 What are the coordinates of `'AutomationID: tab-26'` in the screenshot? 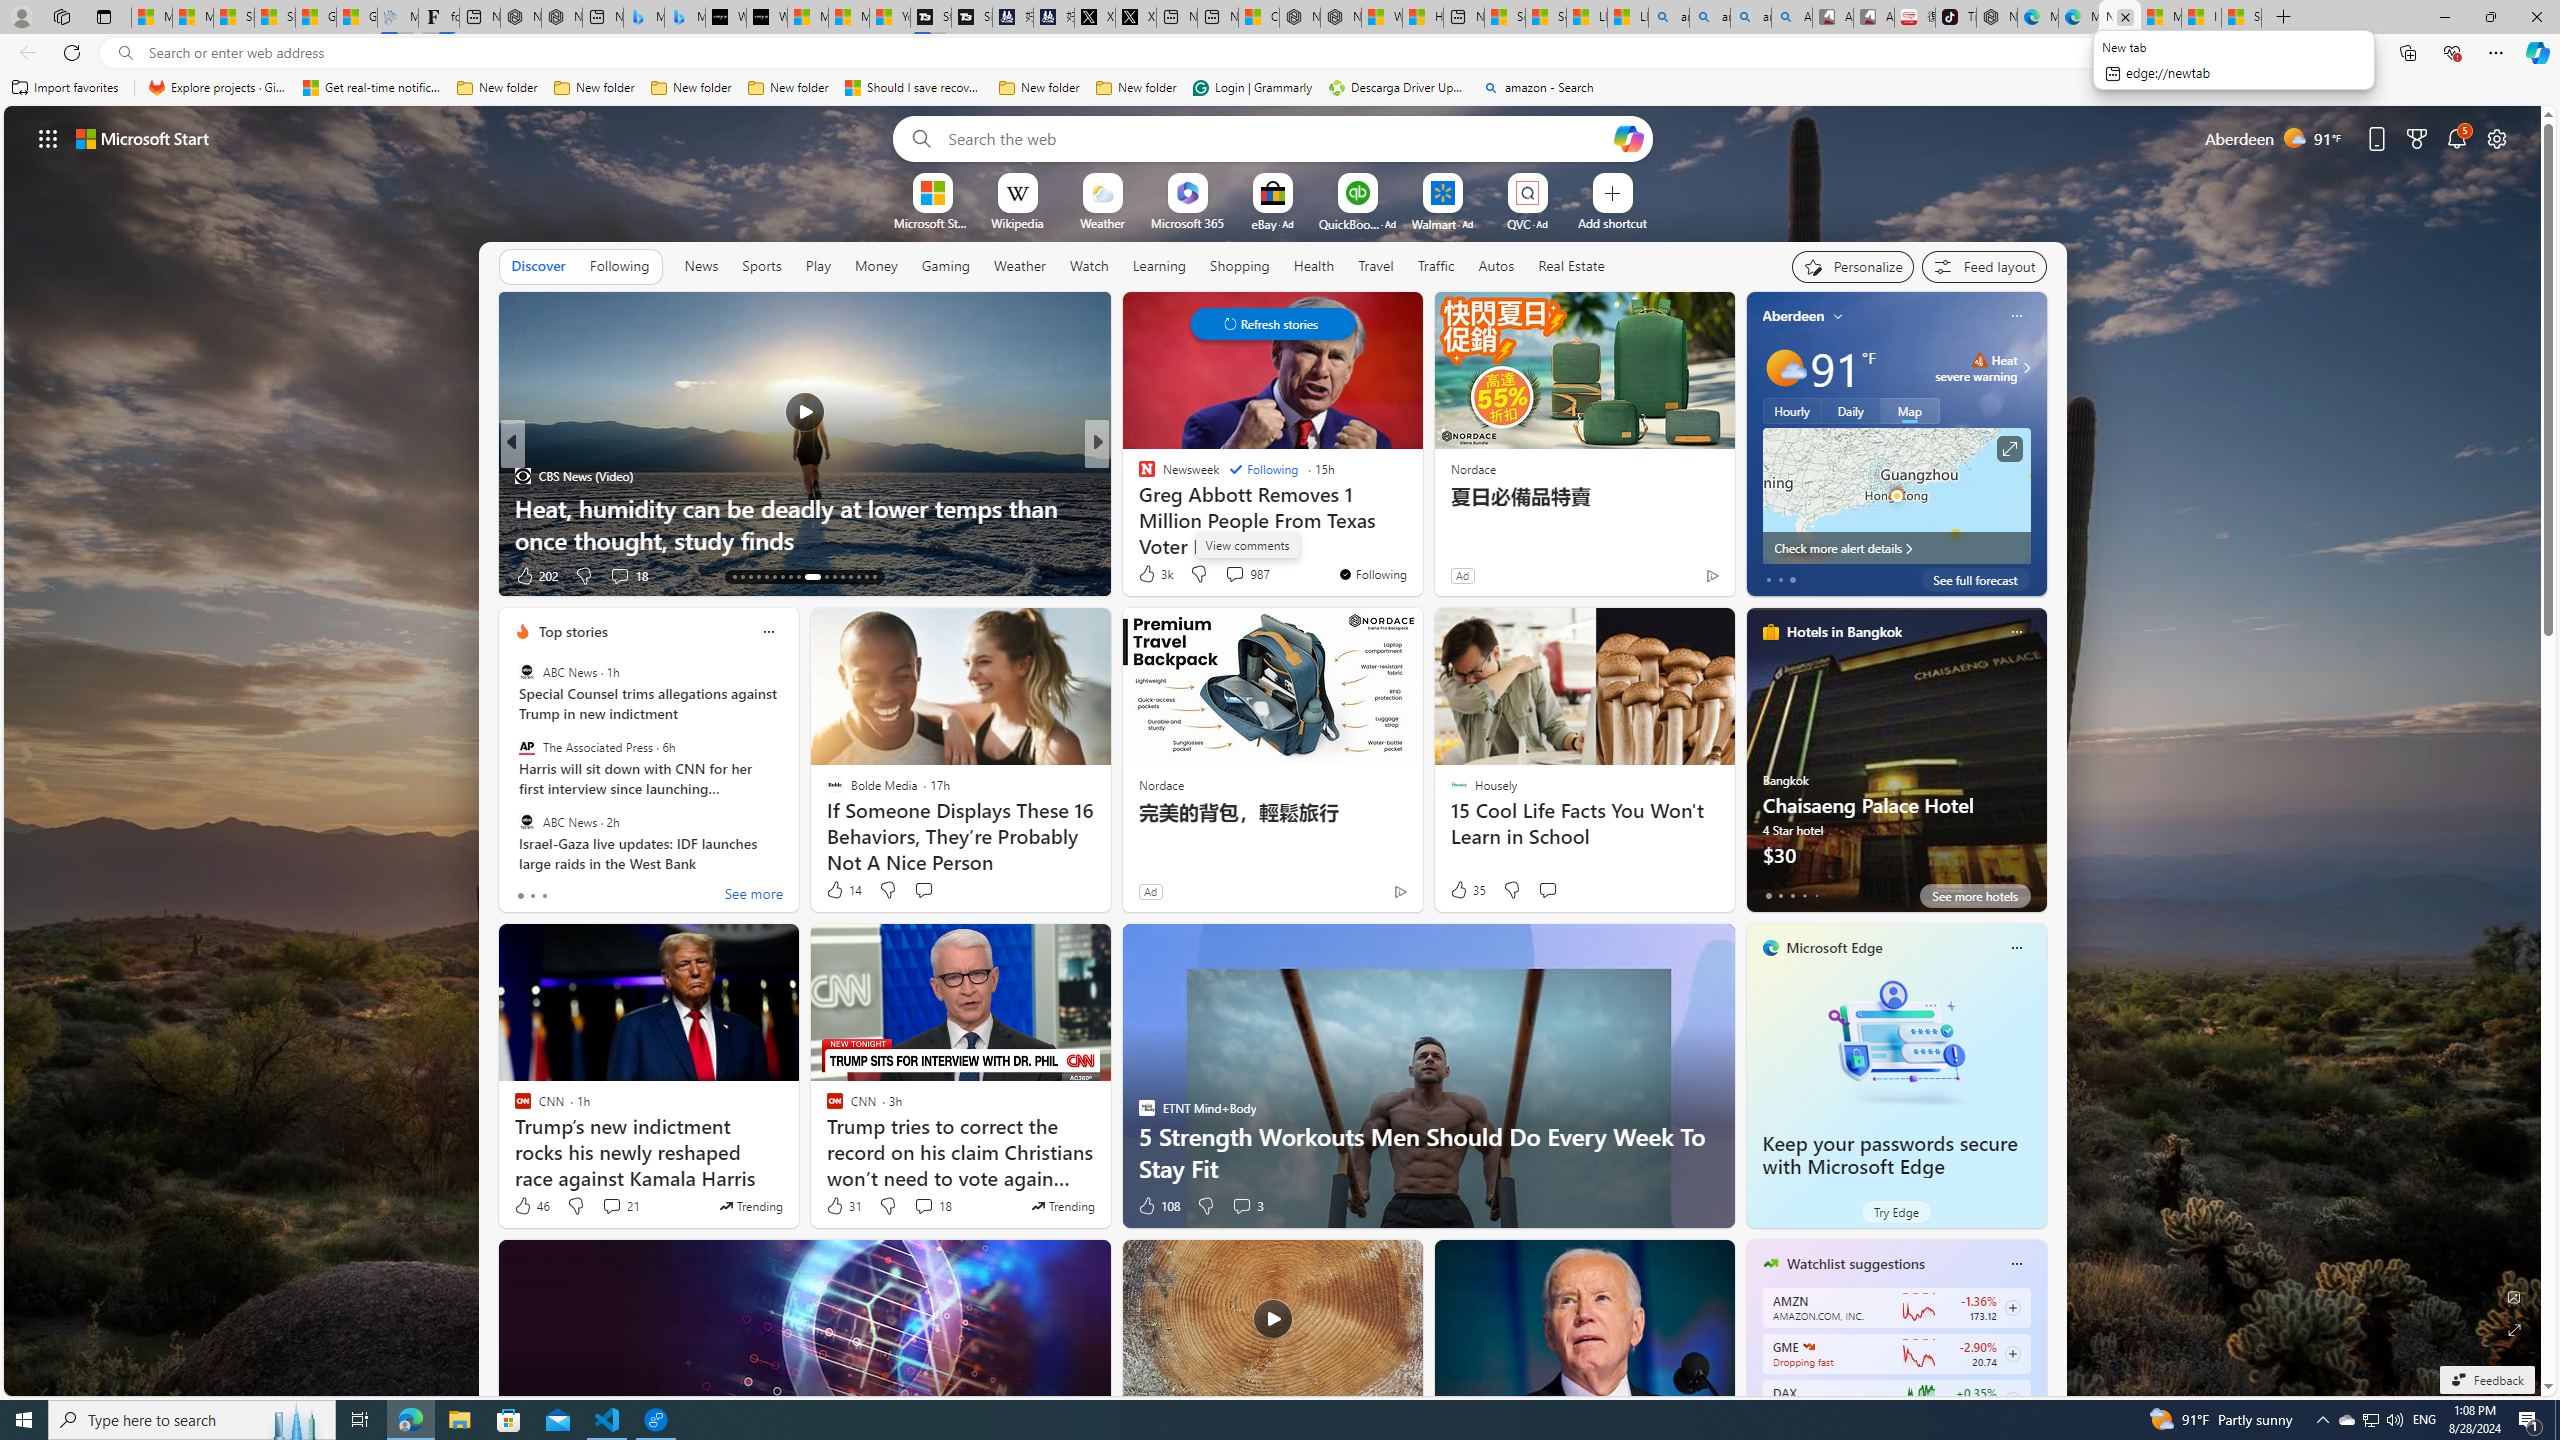 It's located at (848, 577).